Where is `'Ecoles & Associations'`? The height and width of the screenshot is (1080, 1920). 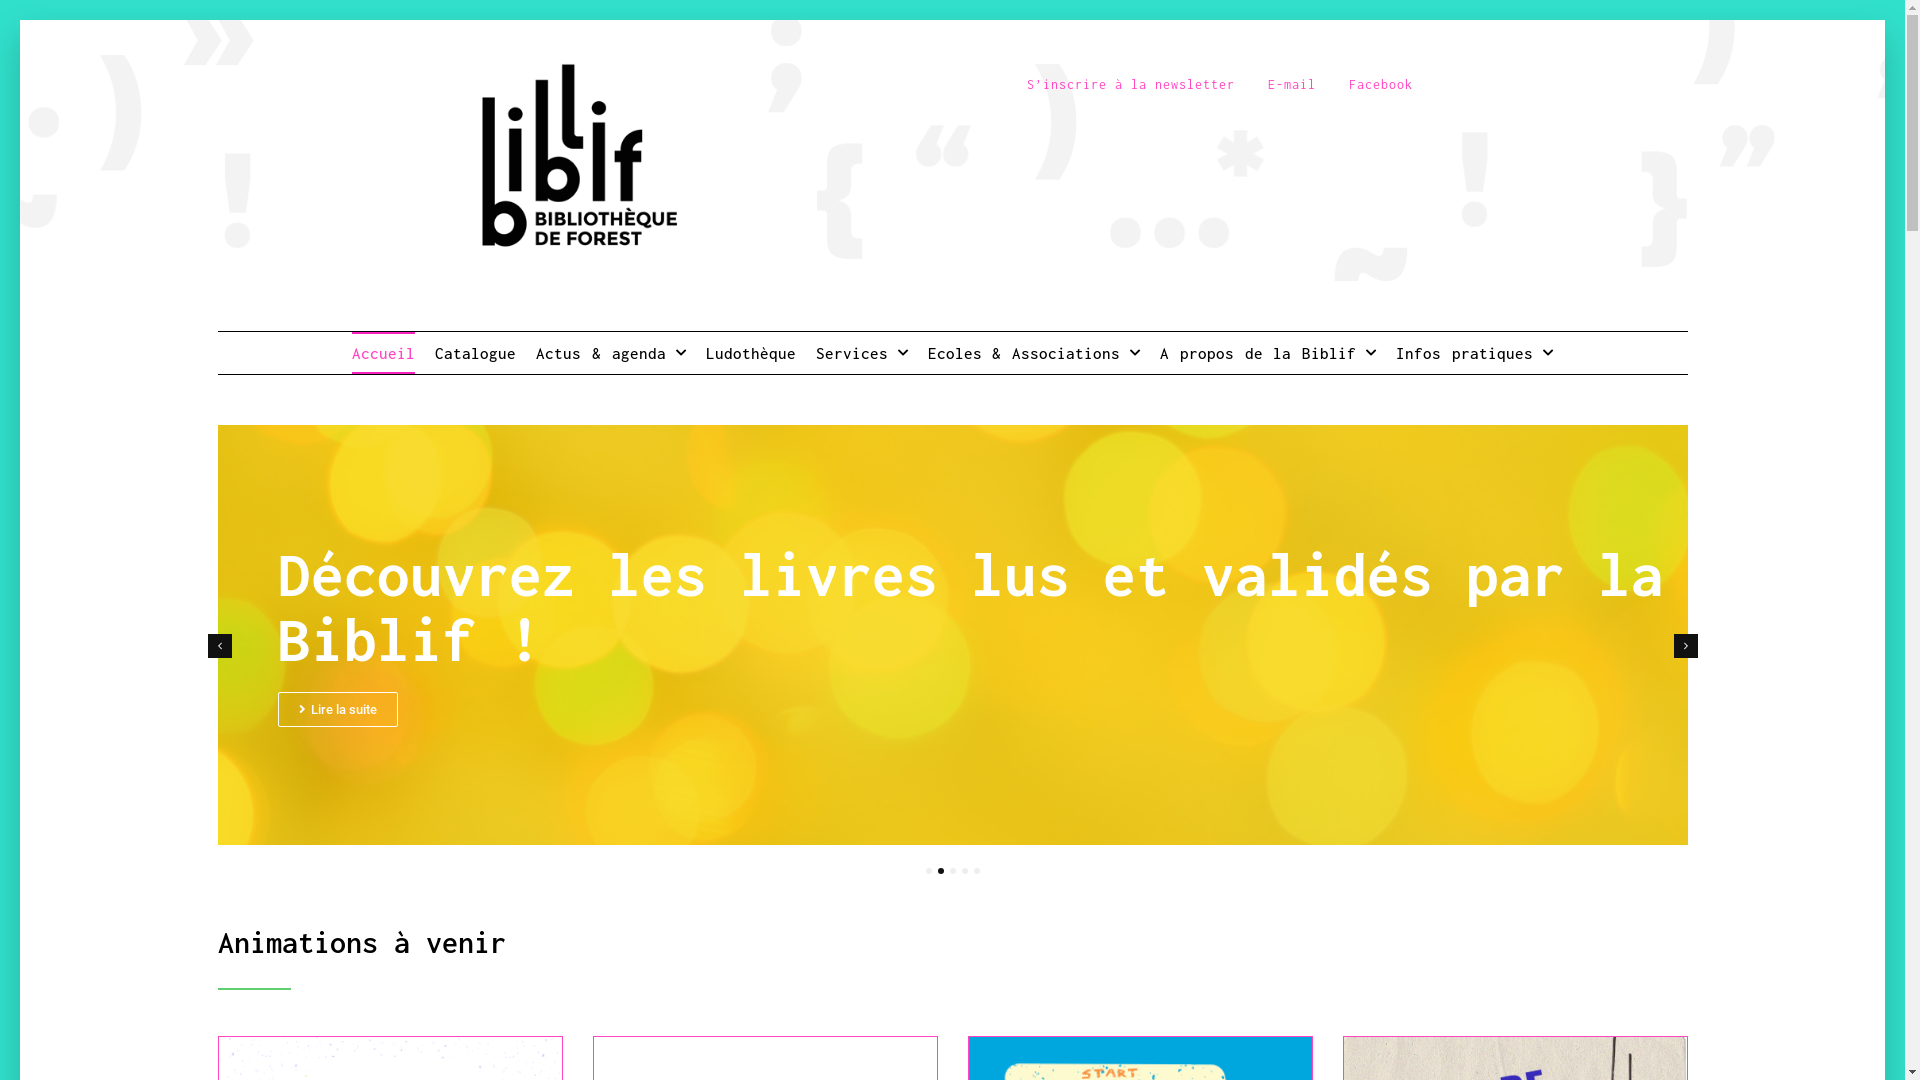
'Ecoles & Associations' is located at coordinates (926, 352).